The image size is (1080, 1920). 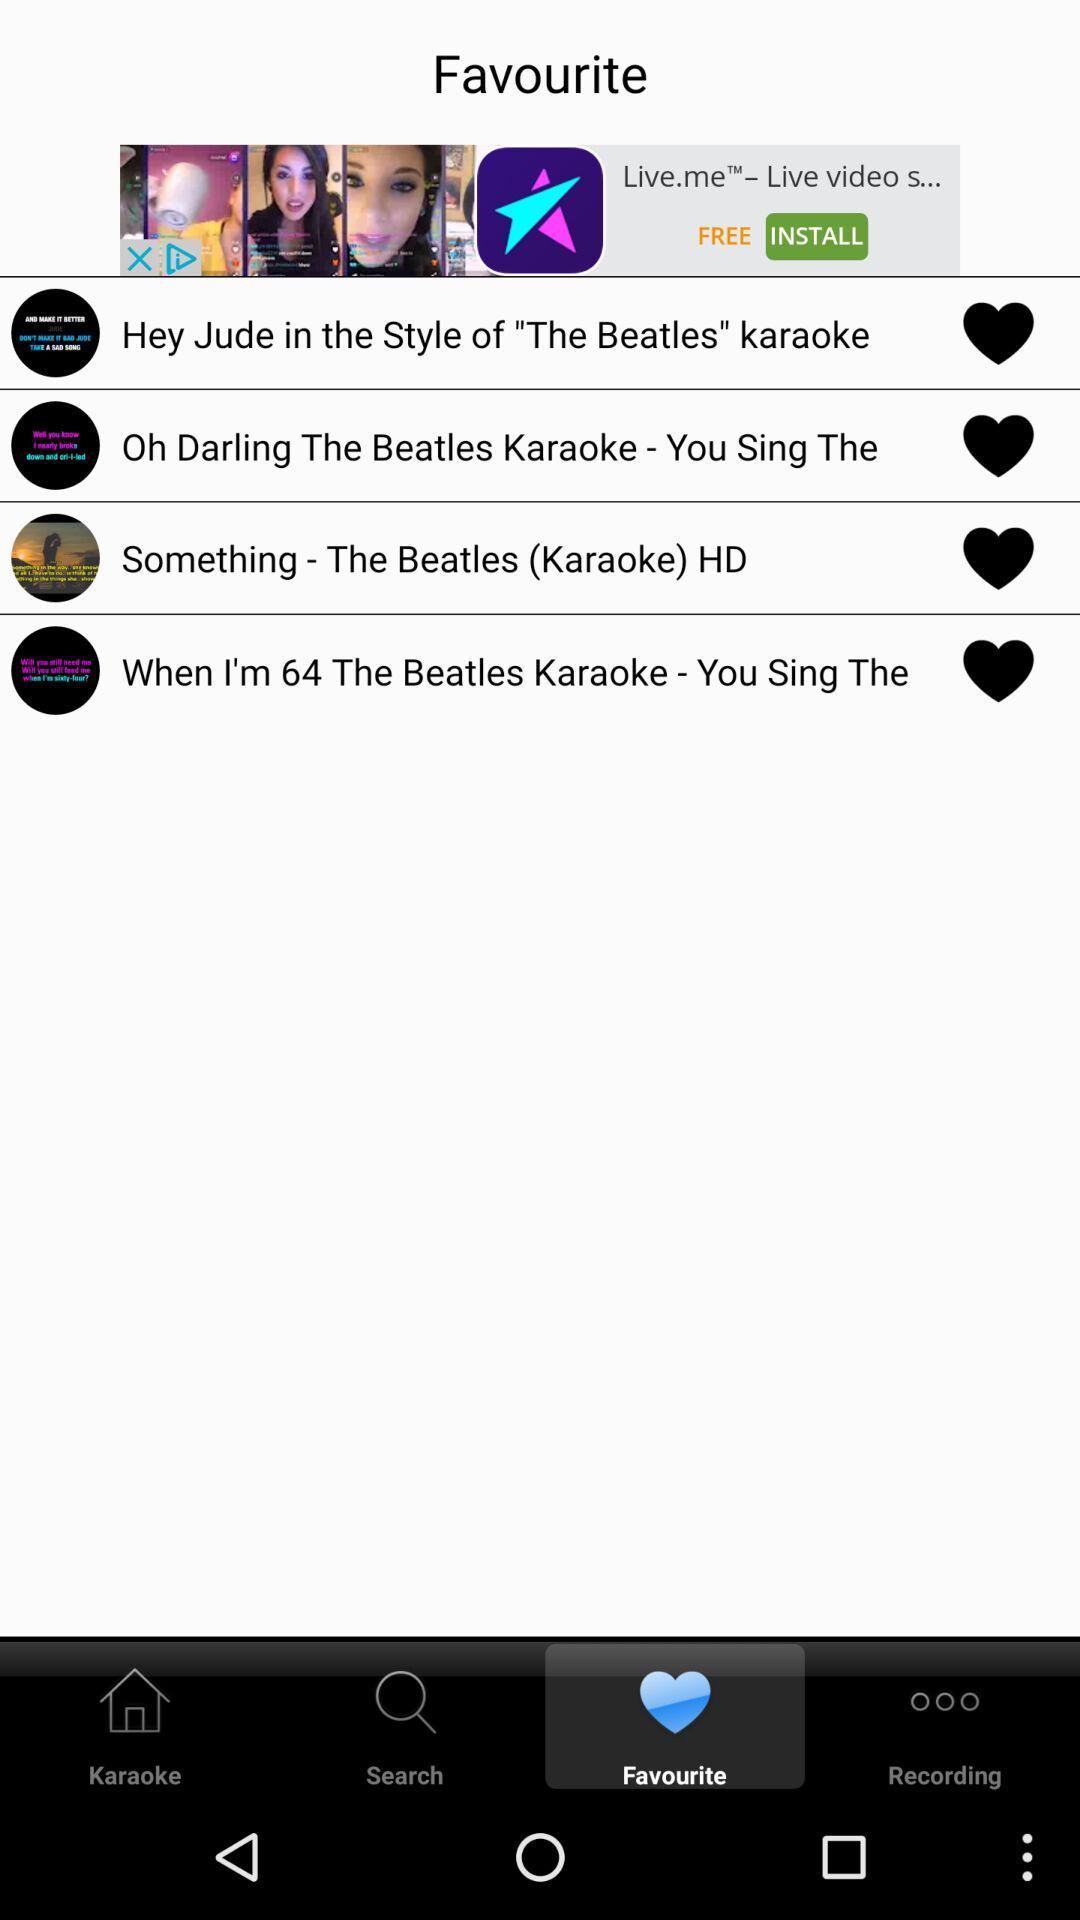 I want to click on heart the song, so click(x=998, y=444).